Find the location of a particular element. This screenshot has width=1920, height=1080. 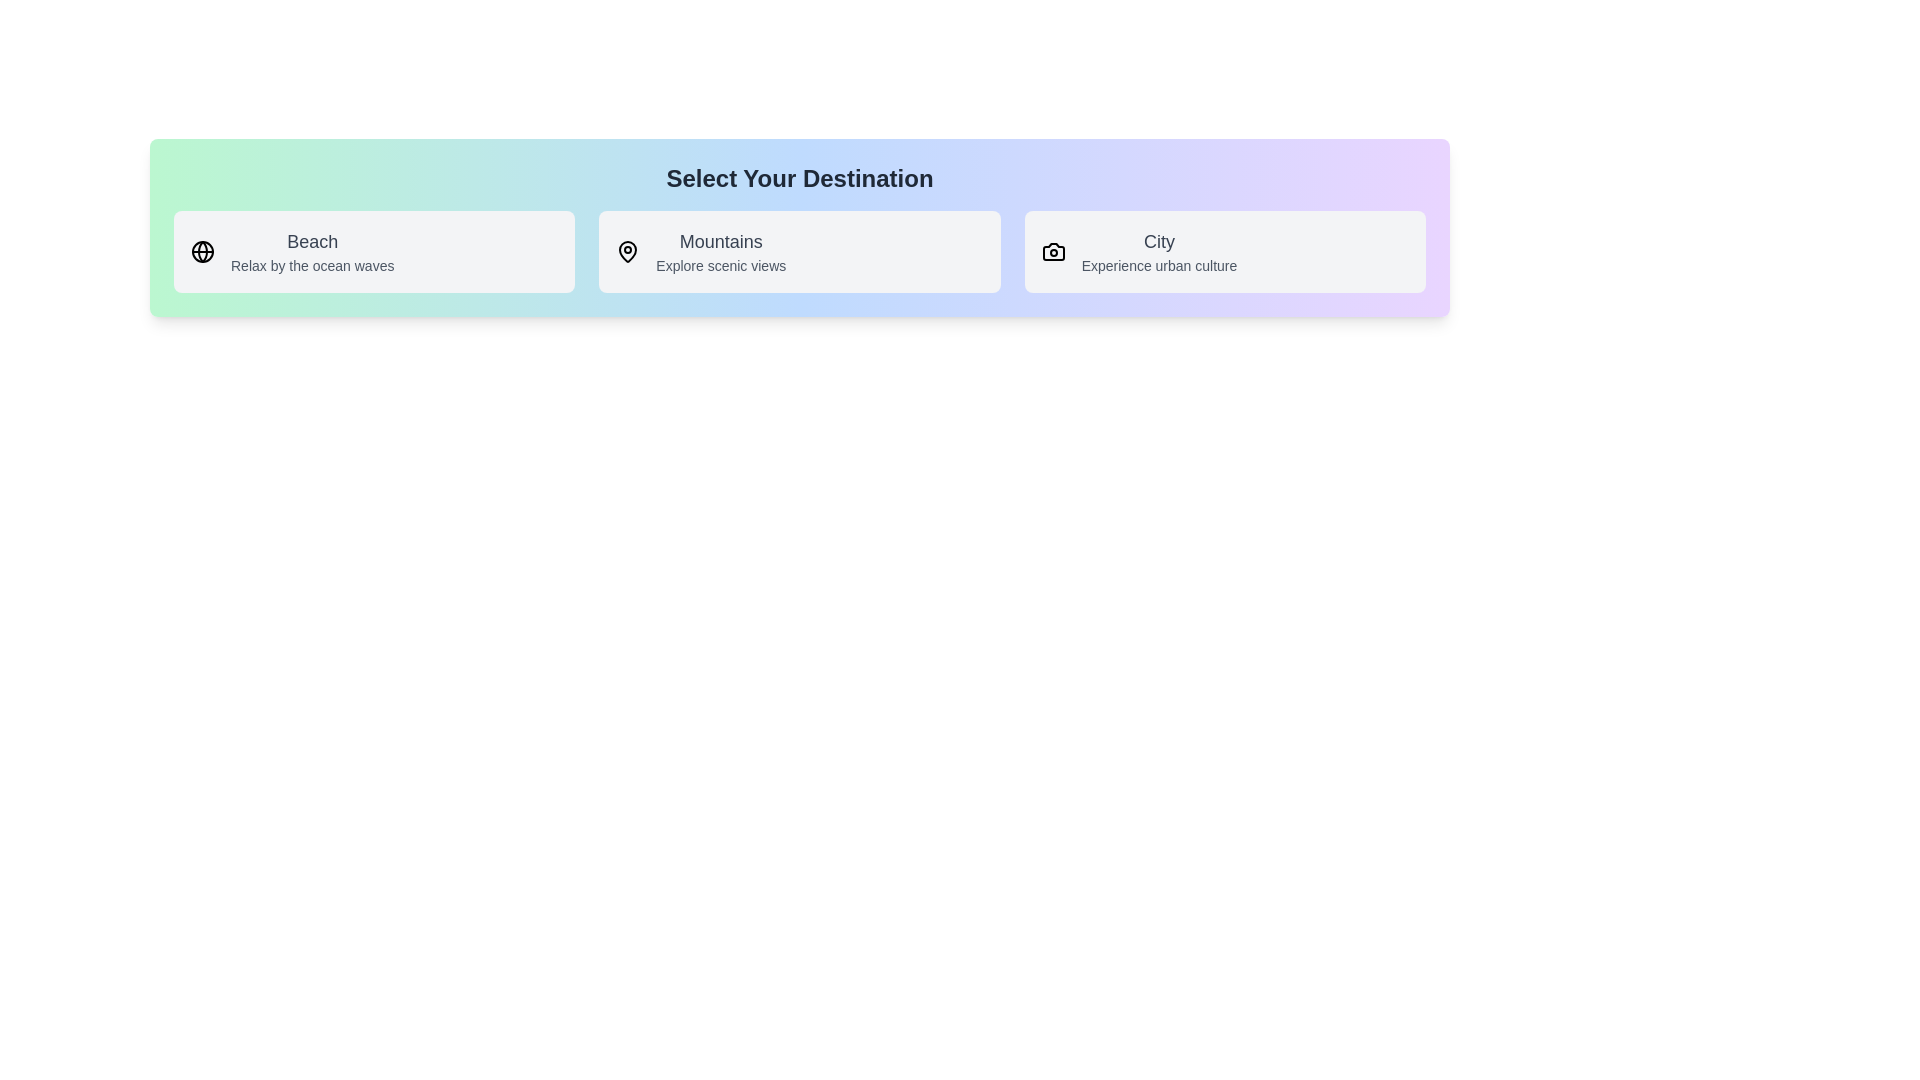

text 'Experience urban culture' which is located below the bolded text 'City' in the right section of the user interface is located at coordinates (1159, 265).